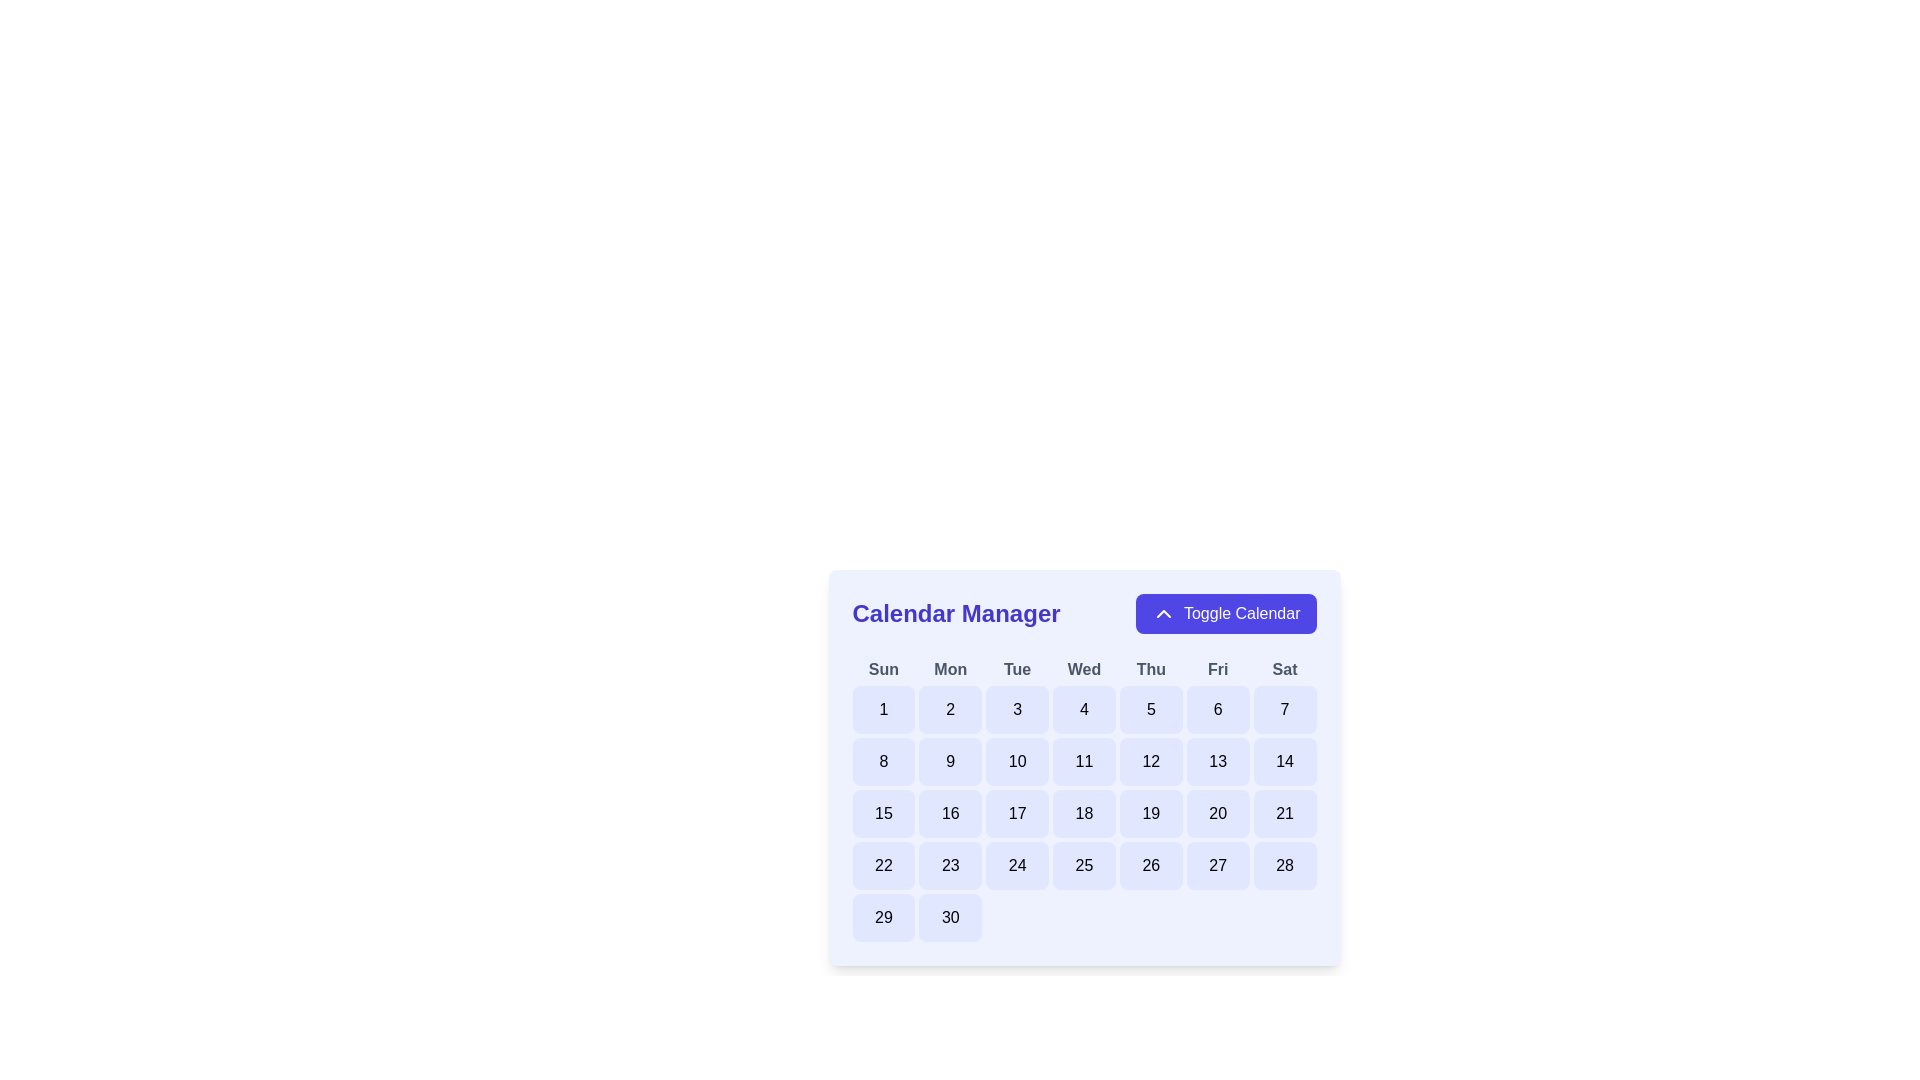 Image resolution: width=1920 pixels, height=1080 pixels. Describe the element at coordinates (1217, 670) in the screenshot. I see `the text label displaying 'Fri' in bold gray font, which is the sixth day header in the calendar interface located between 'Thu' and 'Sat'` at that location.